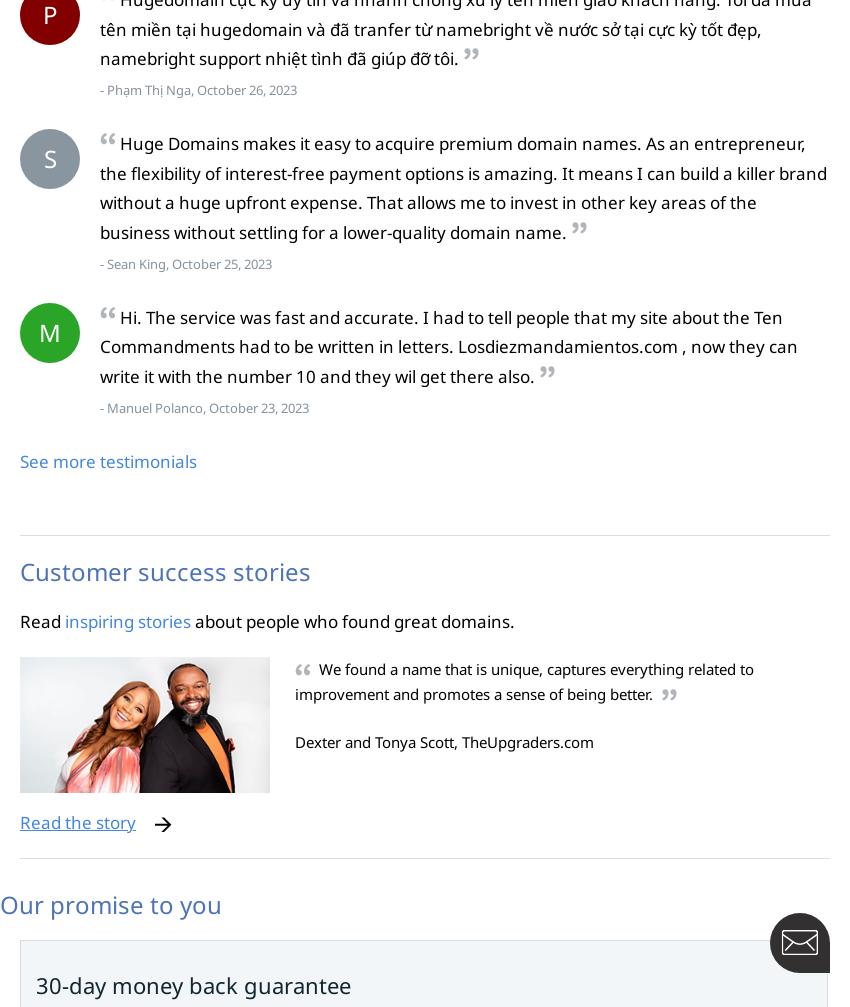 This screenshot has height=1007, width=850. I want to click on 'M', so click(49, 331).